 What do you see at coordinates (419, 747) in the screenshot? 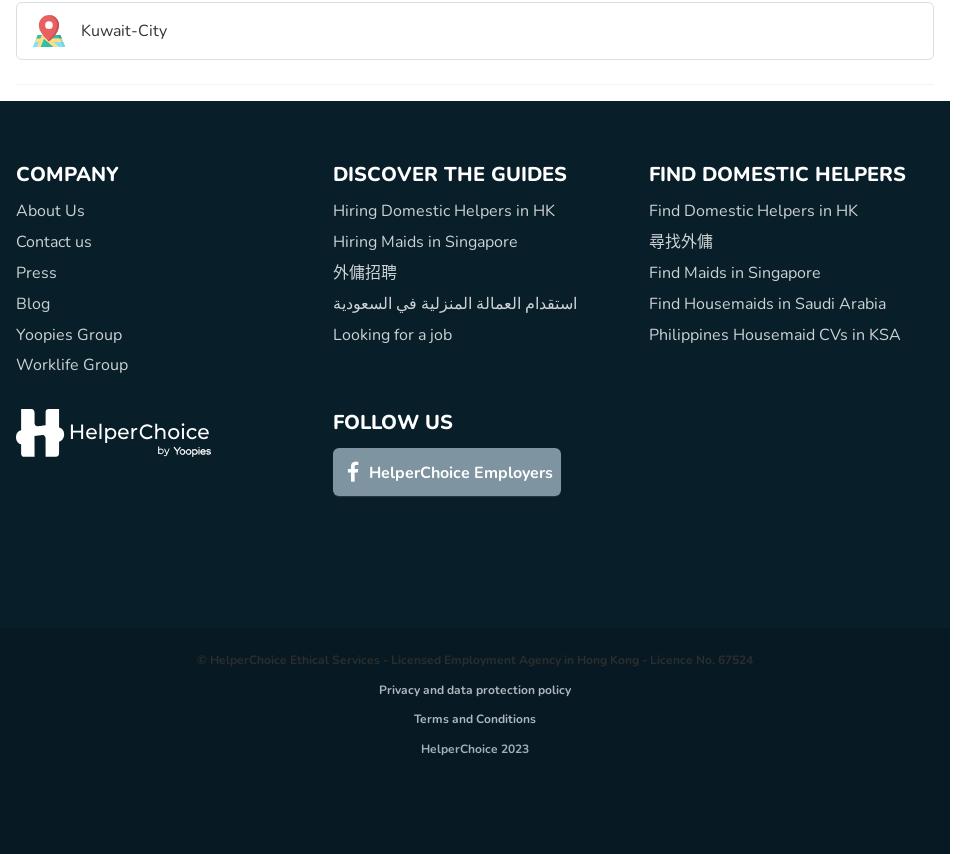
I see `'HelperChoice 2023'` at bounding box center [419, 747].